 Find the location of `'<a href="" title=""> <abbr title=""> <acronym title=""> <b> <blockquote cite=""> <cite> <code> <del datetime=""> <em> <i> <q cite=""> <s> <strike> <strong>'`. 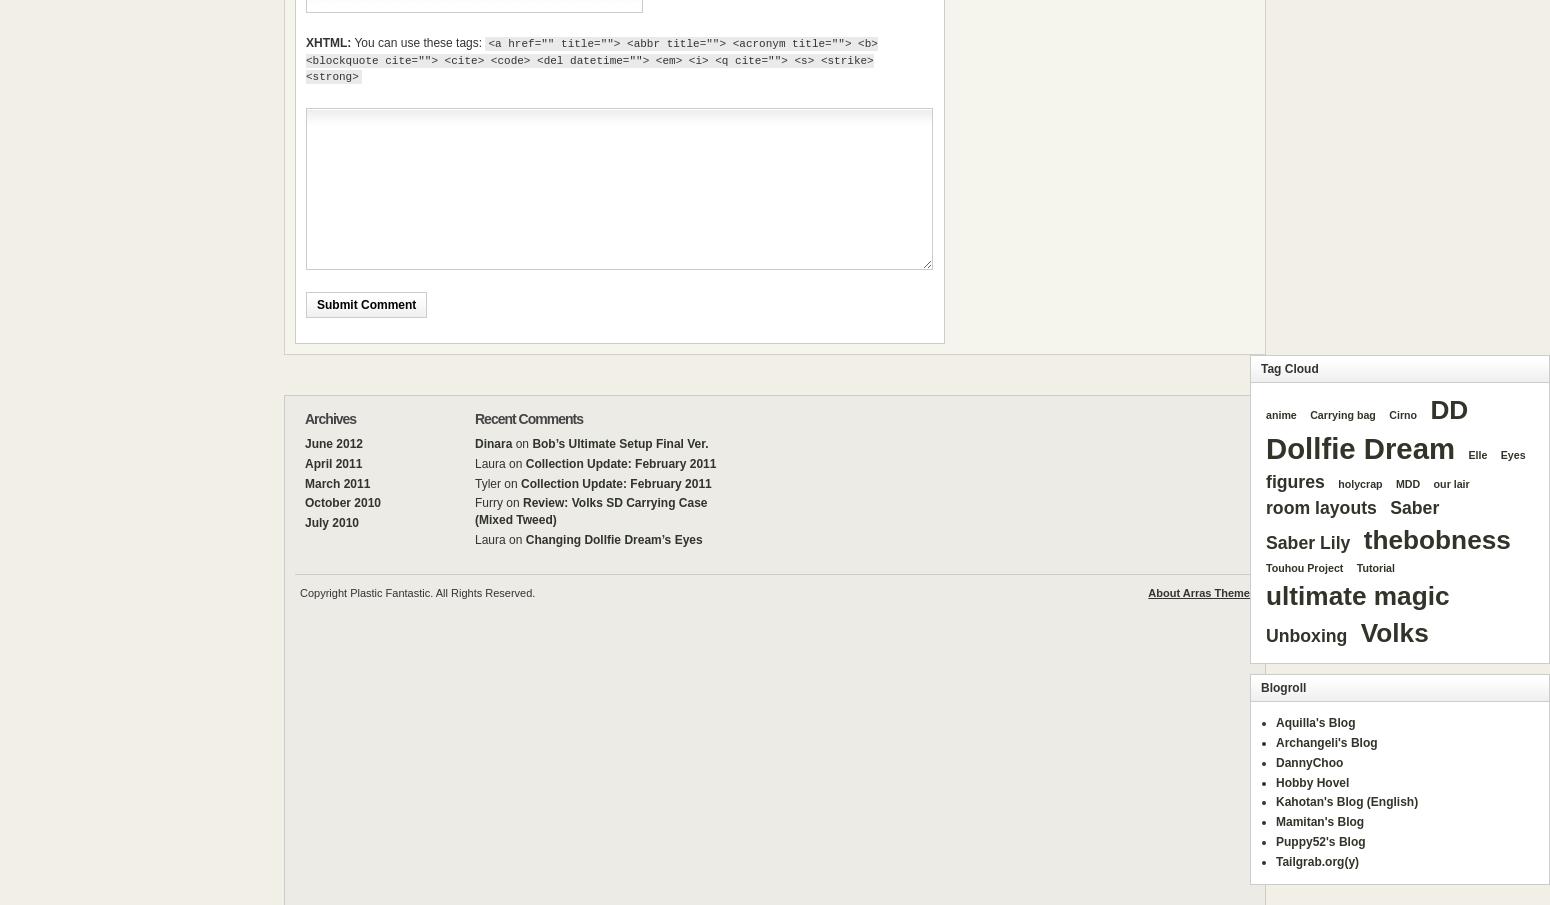

'<a href="" title=""> <abbr title=""> <acronym title=""> <b> <blockquote cite=""> <cite> <code> <del datetime=""> <em> <i> <q cite=""> <s> <strike> <strong>' is located at coordinates (591, 60).